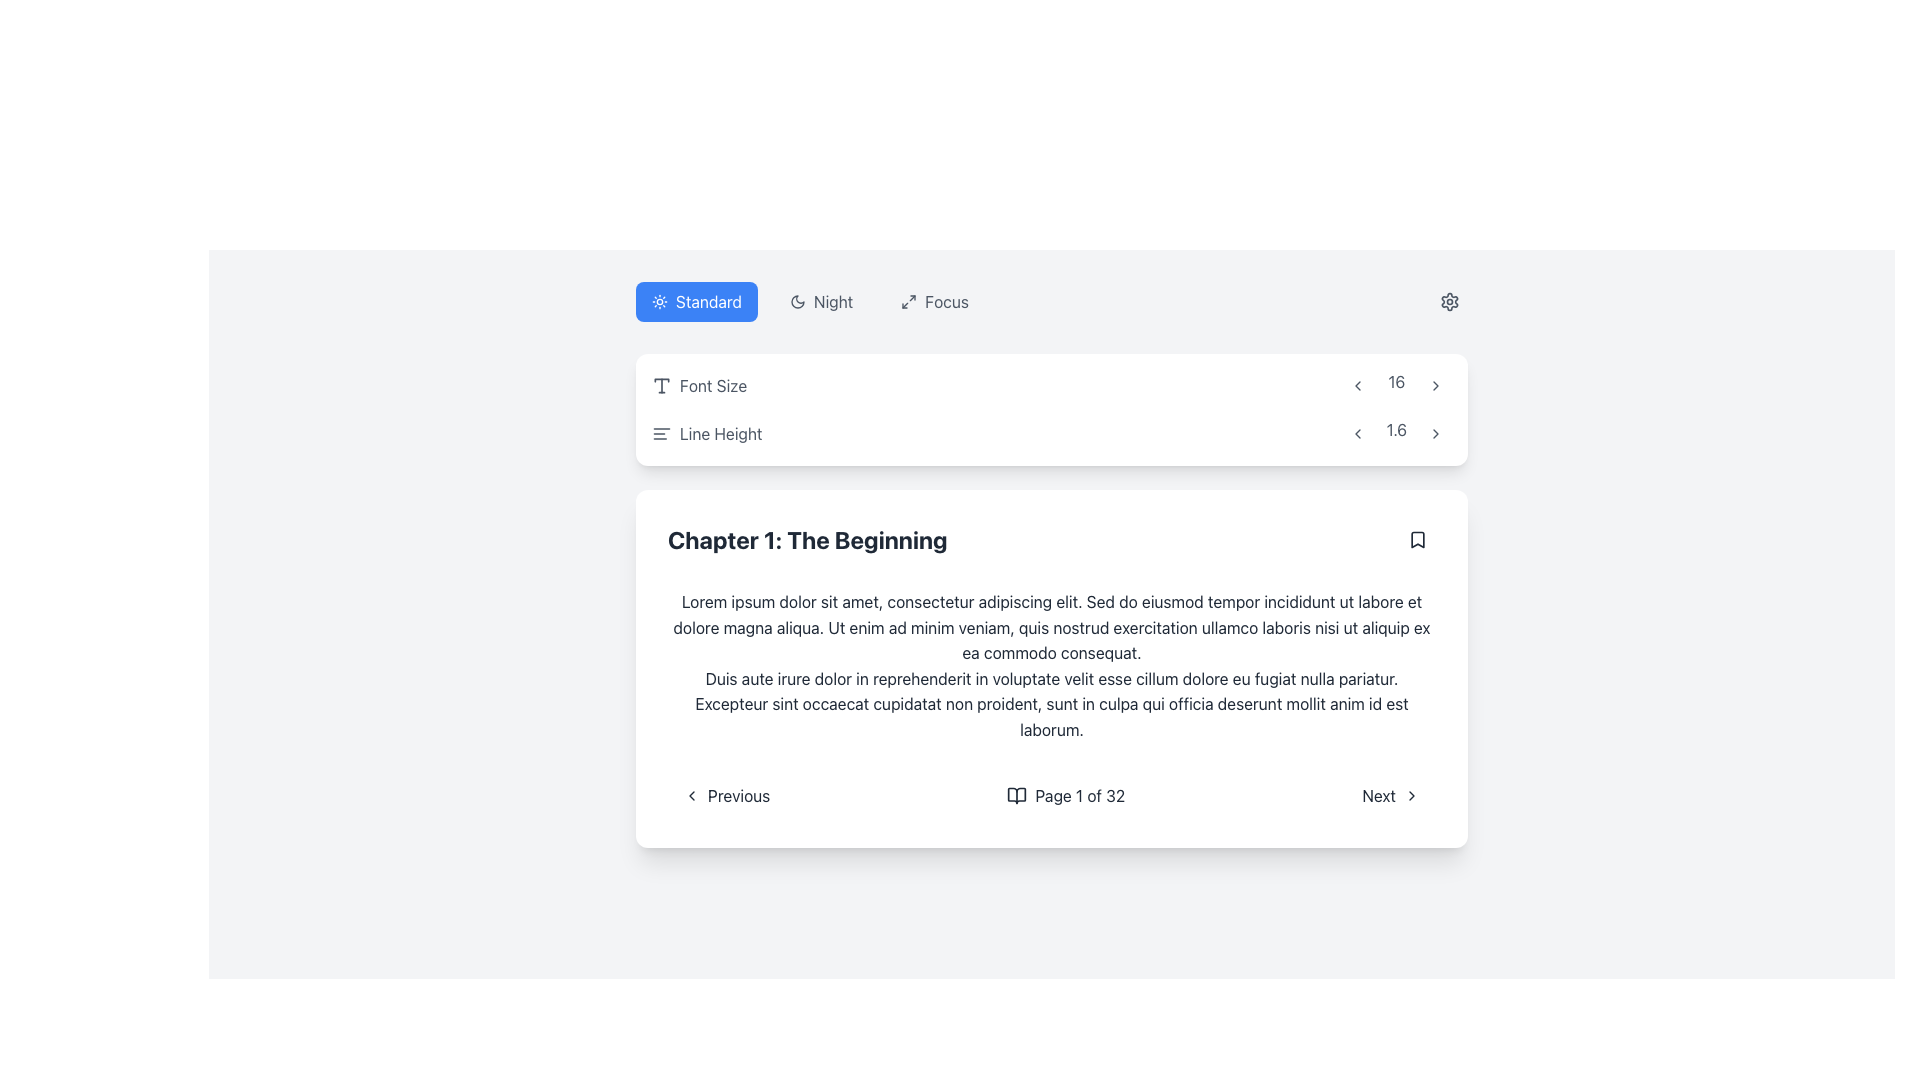 The image size is (1920, 1080). Describe the element at coordinates (1395, 385) in the screenshot. I see `the Text label displaying the value '16', which is centered in a horizontal arrangement between two interactive buttons` at that location.